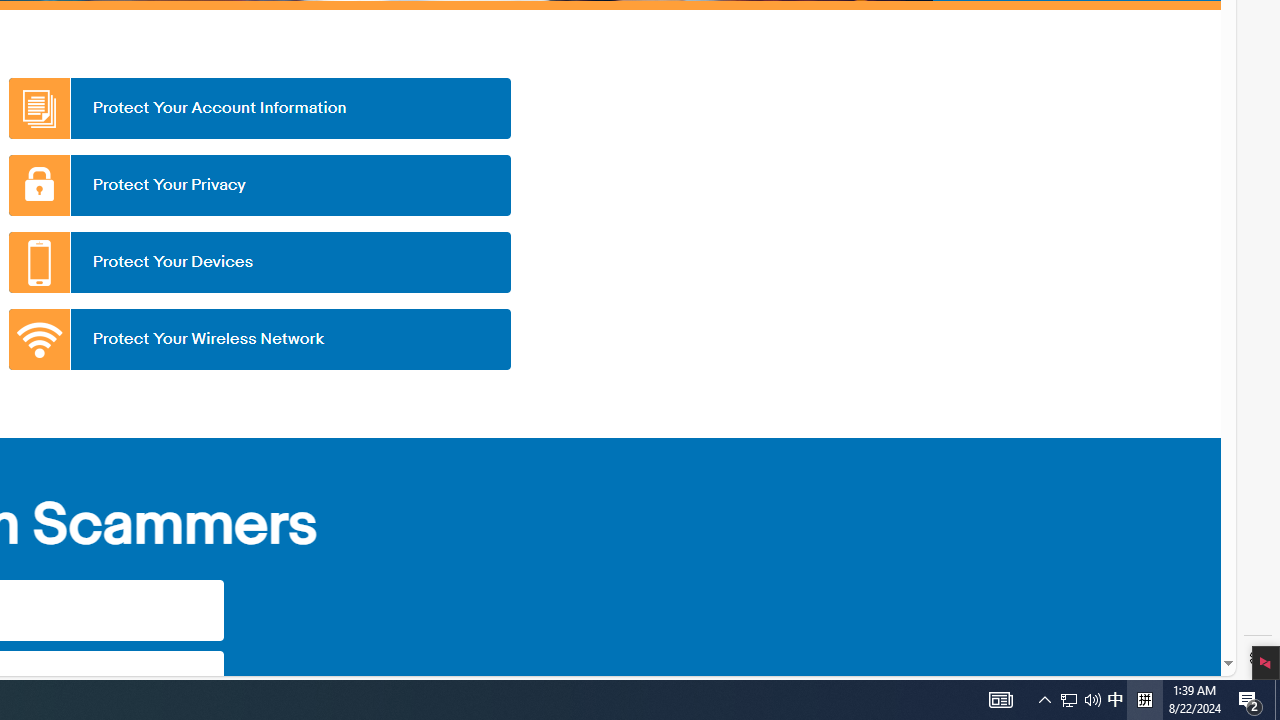  Describe the element at coordinates (258, 185) in the screenshot. I see `'Protect Your Privacy'` at that location.